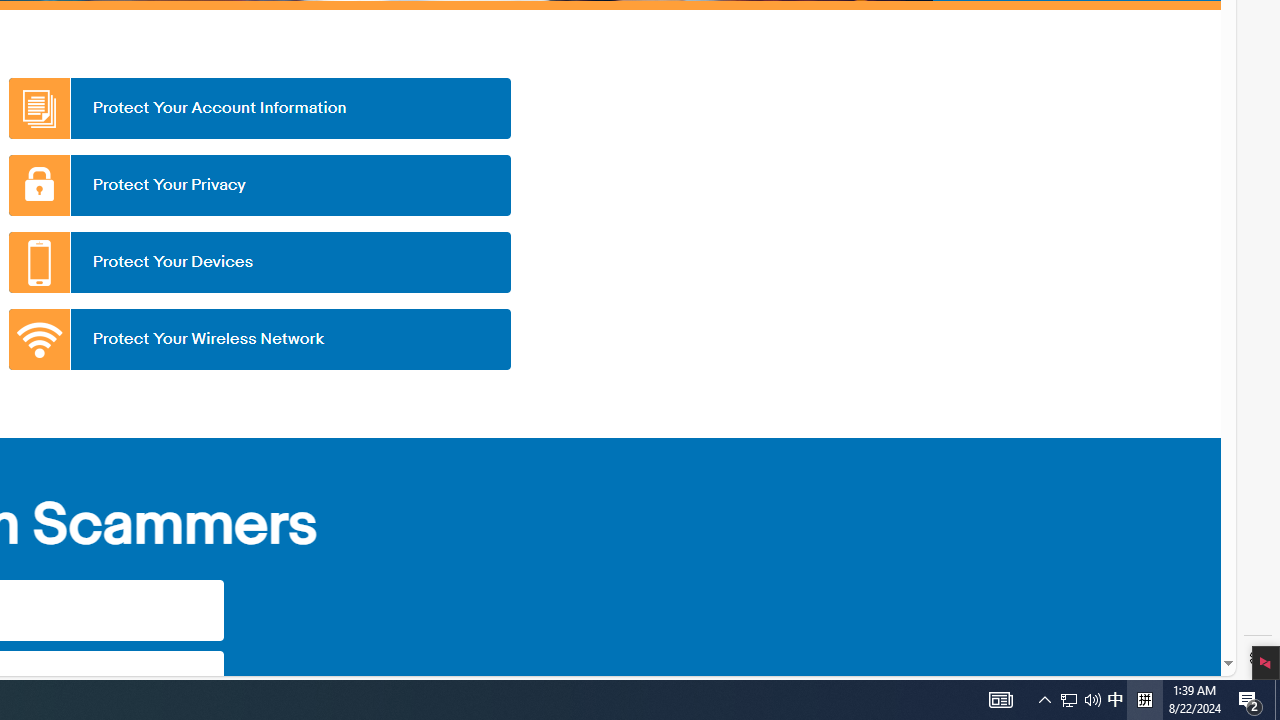  Describe the element at coordinates (258, 185) in the screenshot. I see `'Protect Your Privacy'` at that location.